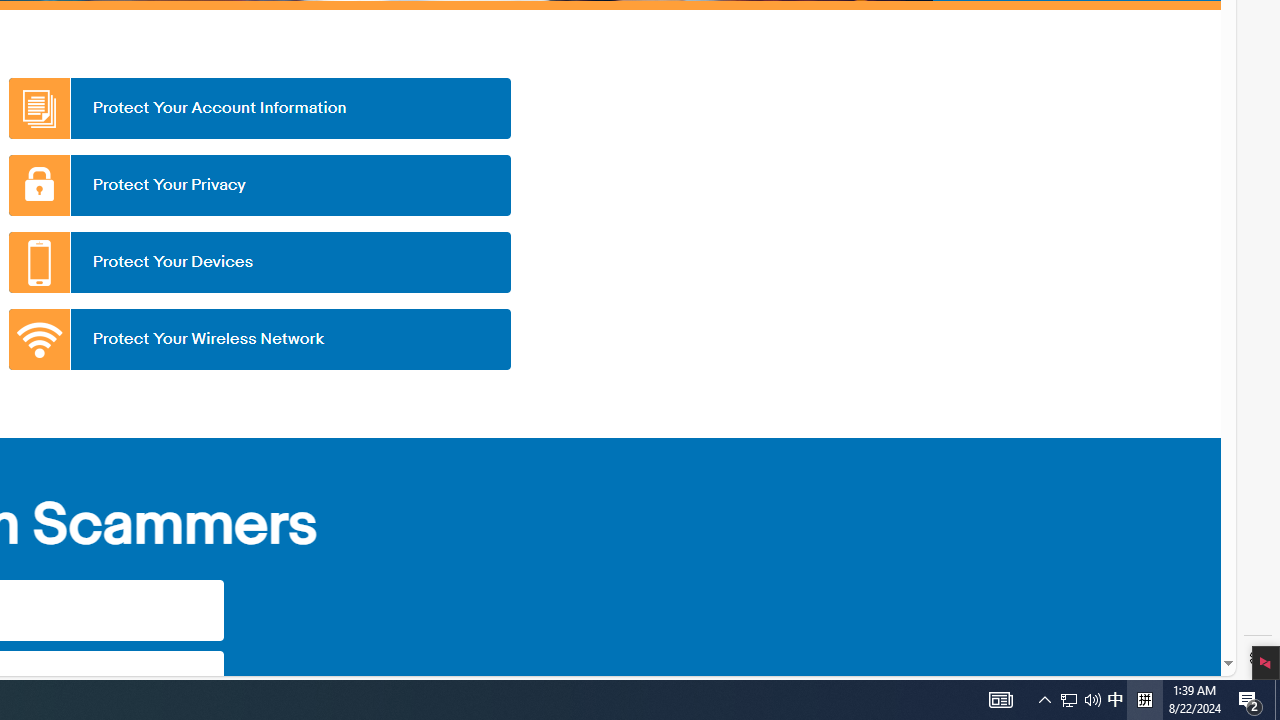  Describe the element at coordinates (258, 185) in the screenshot. I see `'Protect Your Privacy'` at that location.